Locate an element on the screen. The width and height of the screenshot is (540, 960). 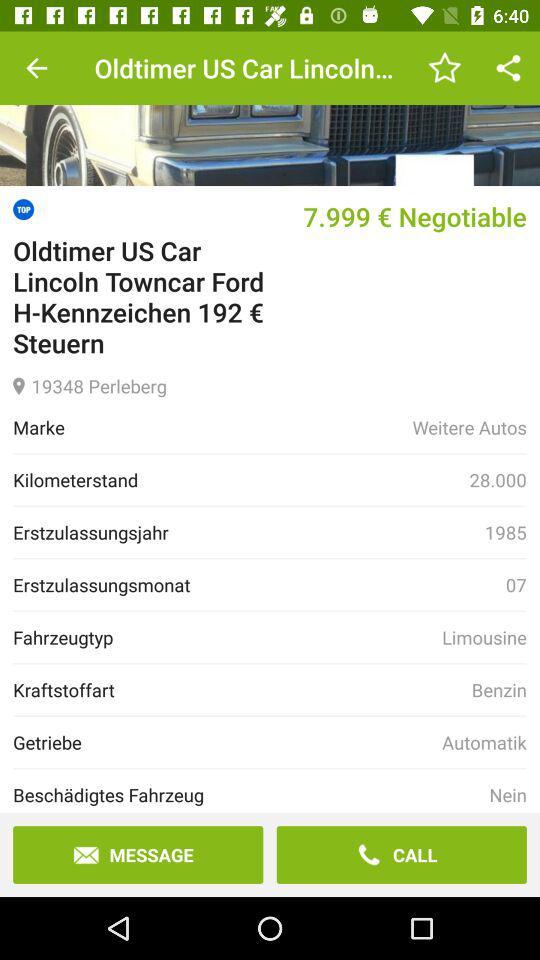
item next to oldtimer us car item is located at coordinates (445, 68).